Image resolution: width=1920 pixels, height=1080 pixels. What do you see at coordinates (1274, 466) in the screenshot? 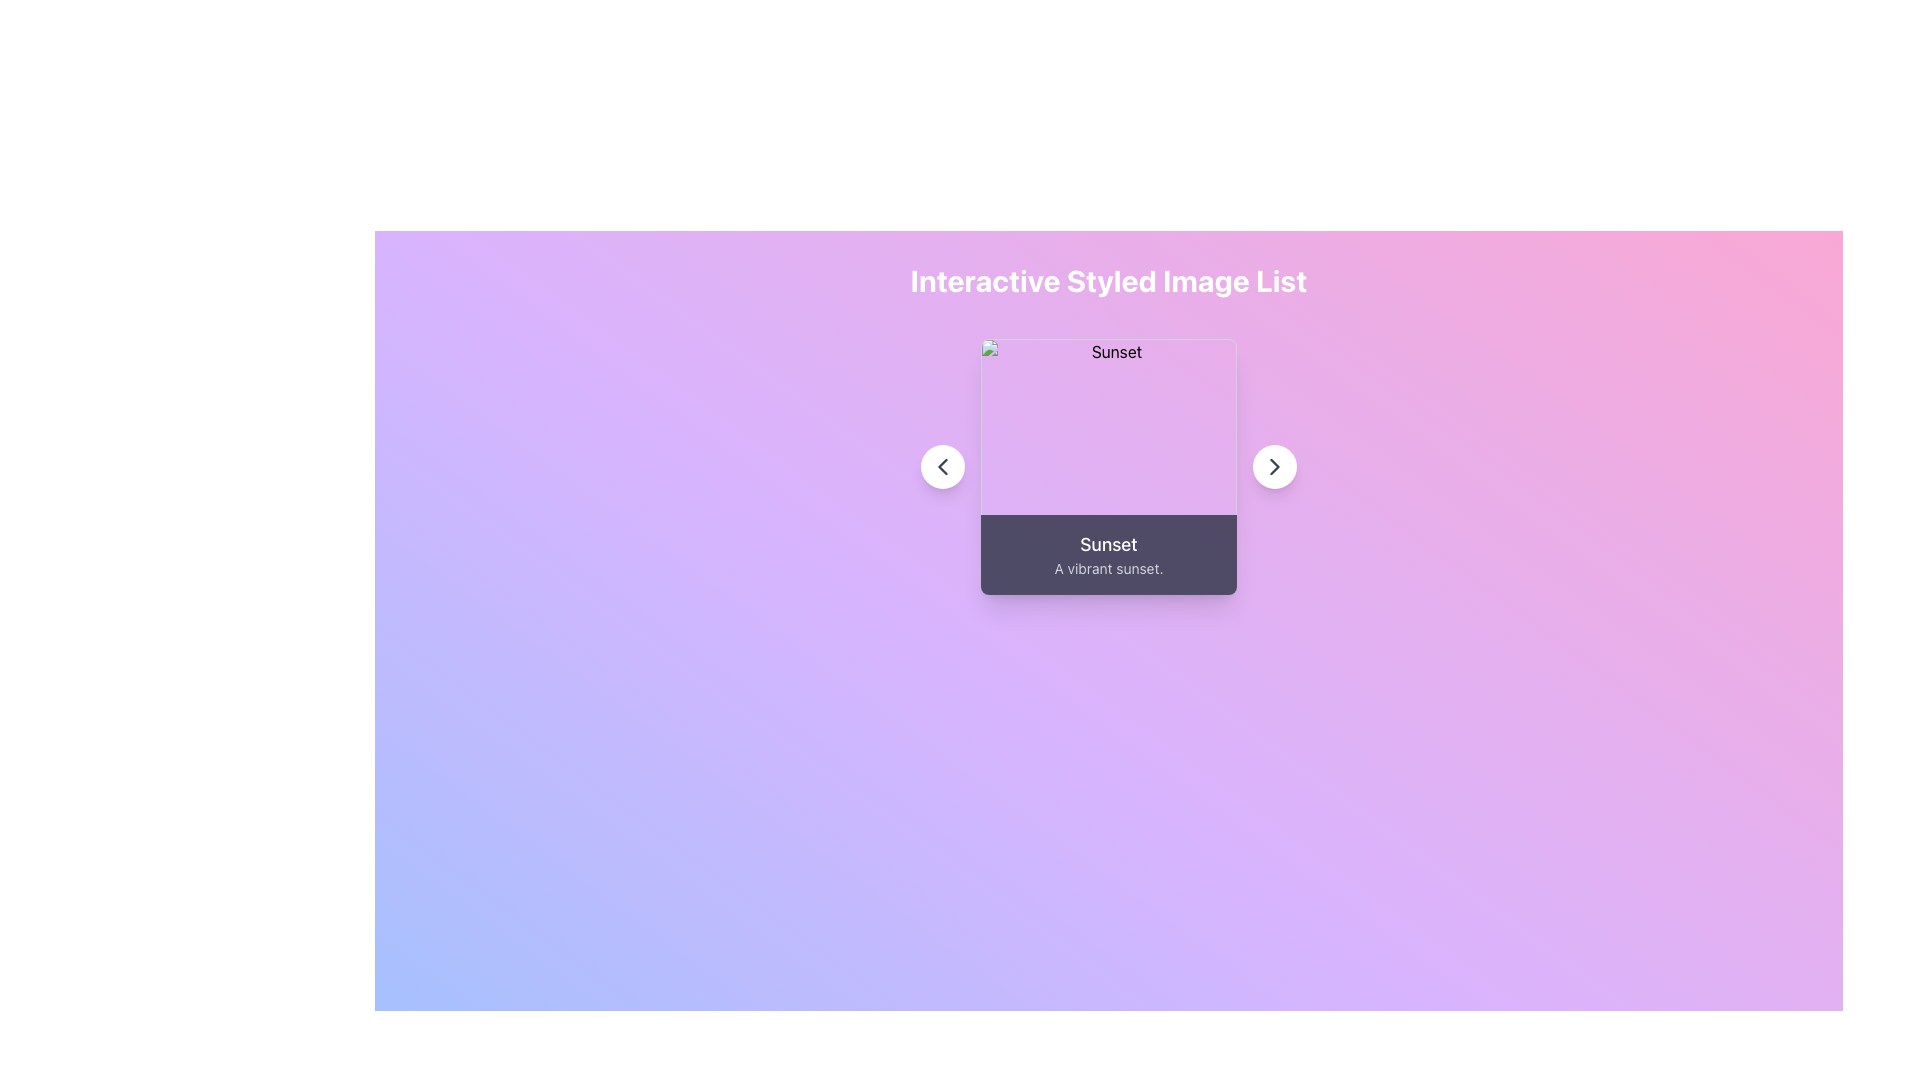
I see `the circular button with a white background and black rightward arrow` at bounding box center [1274, 466].